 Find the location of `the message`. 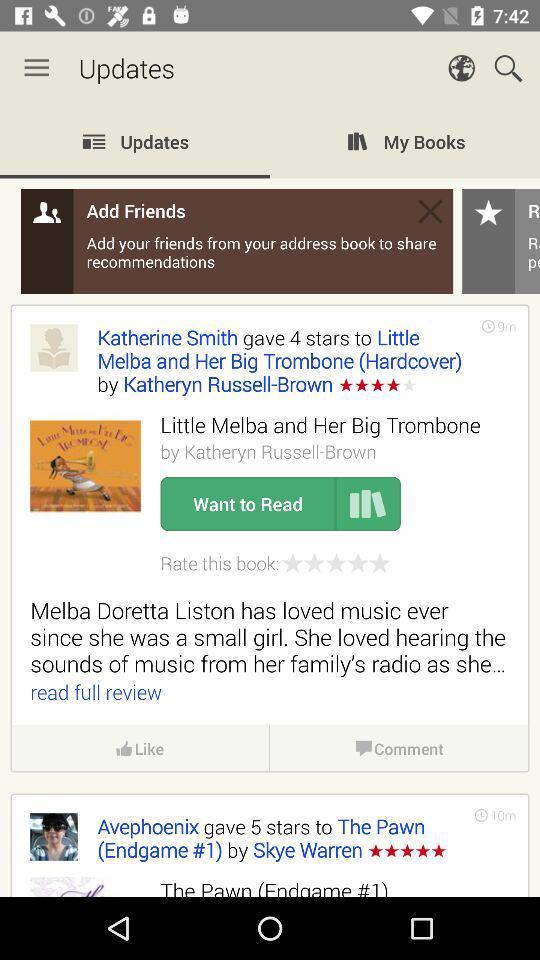

the message is located at coordinates (429, 211).